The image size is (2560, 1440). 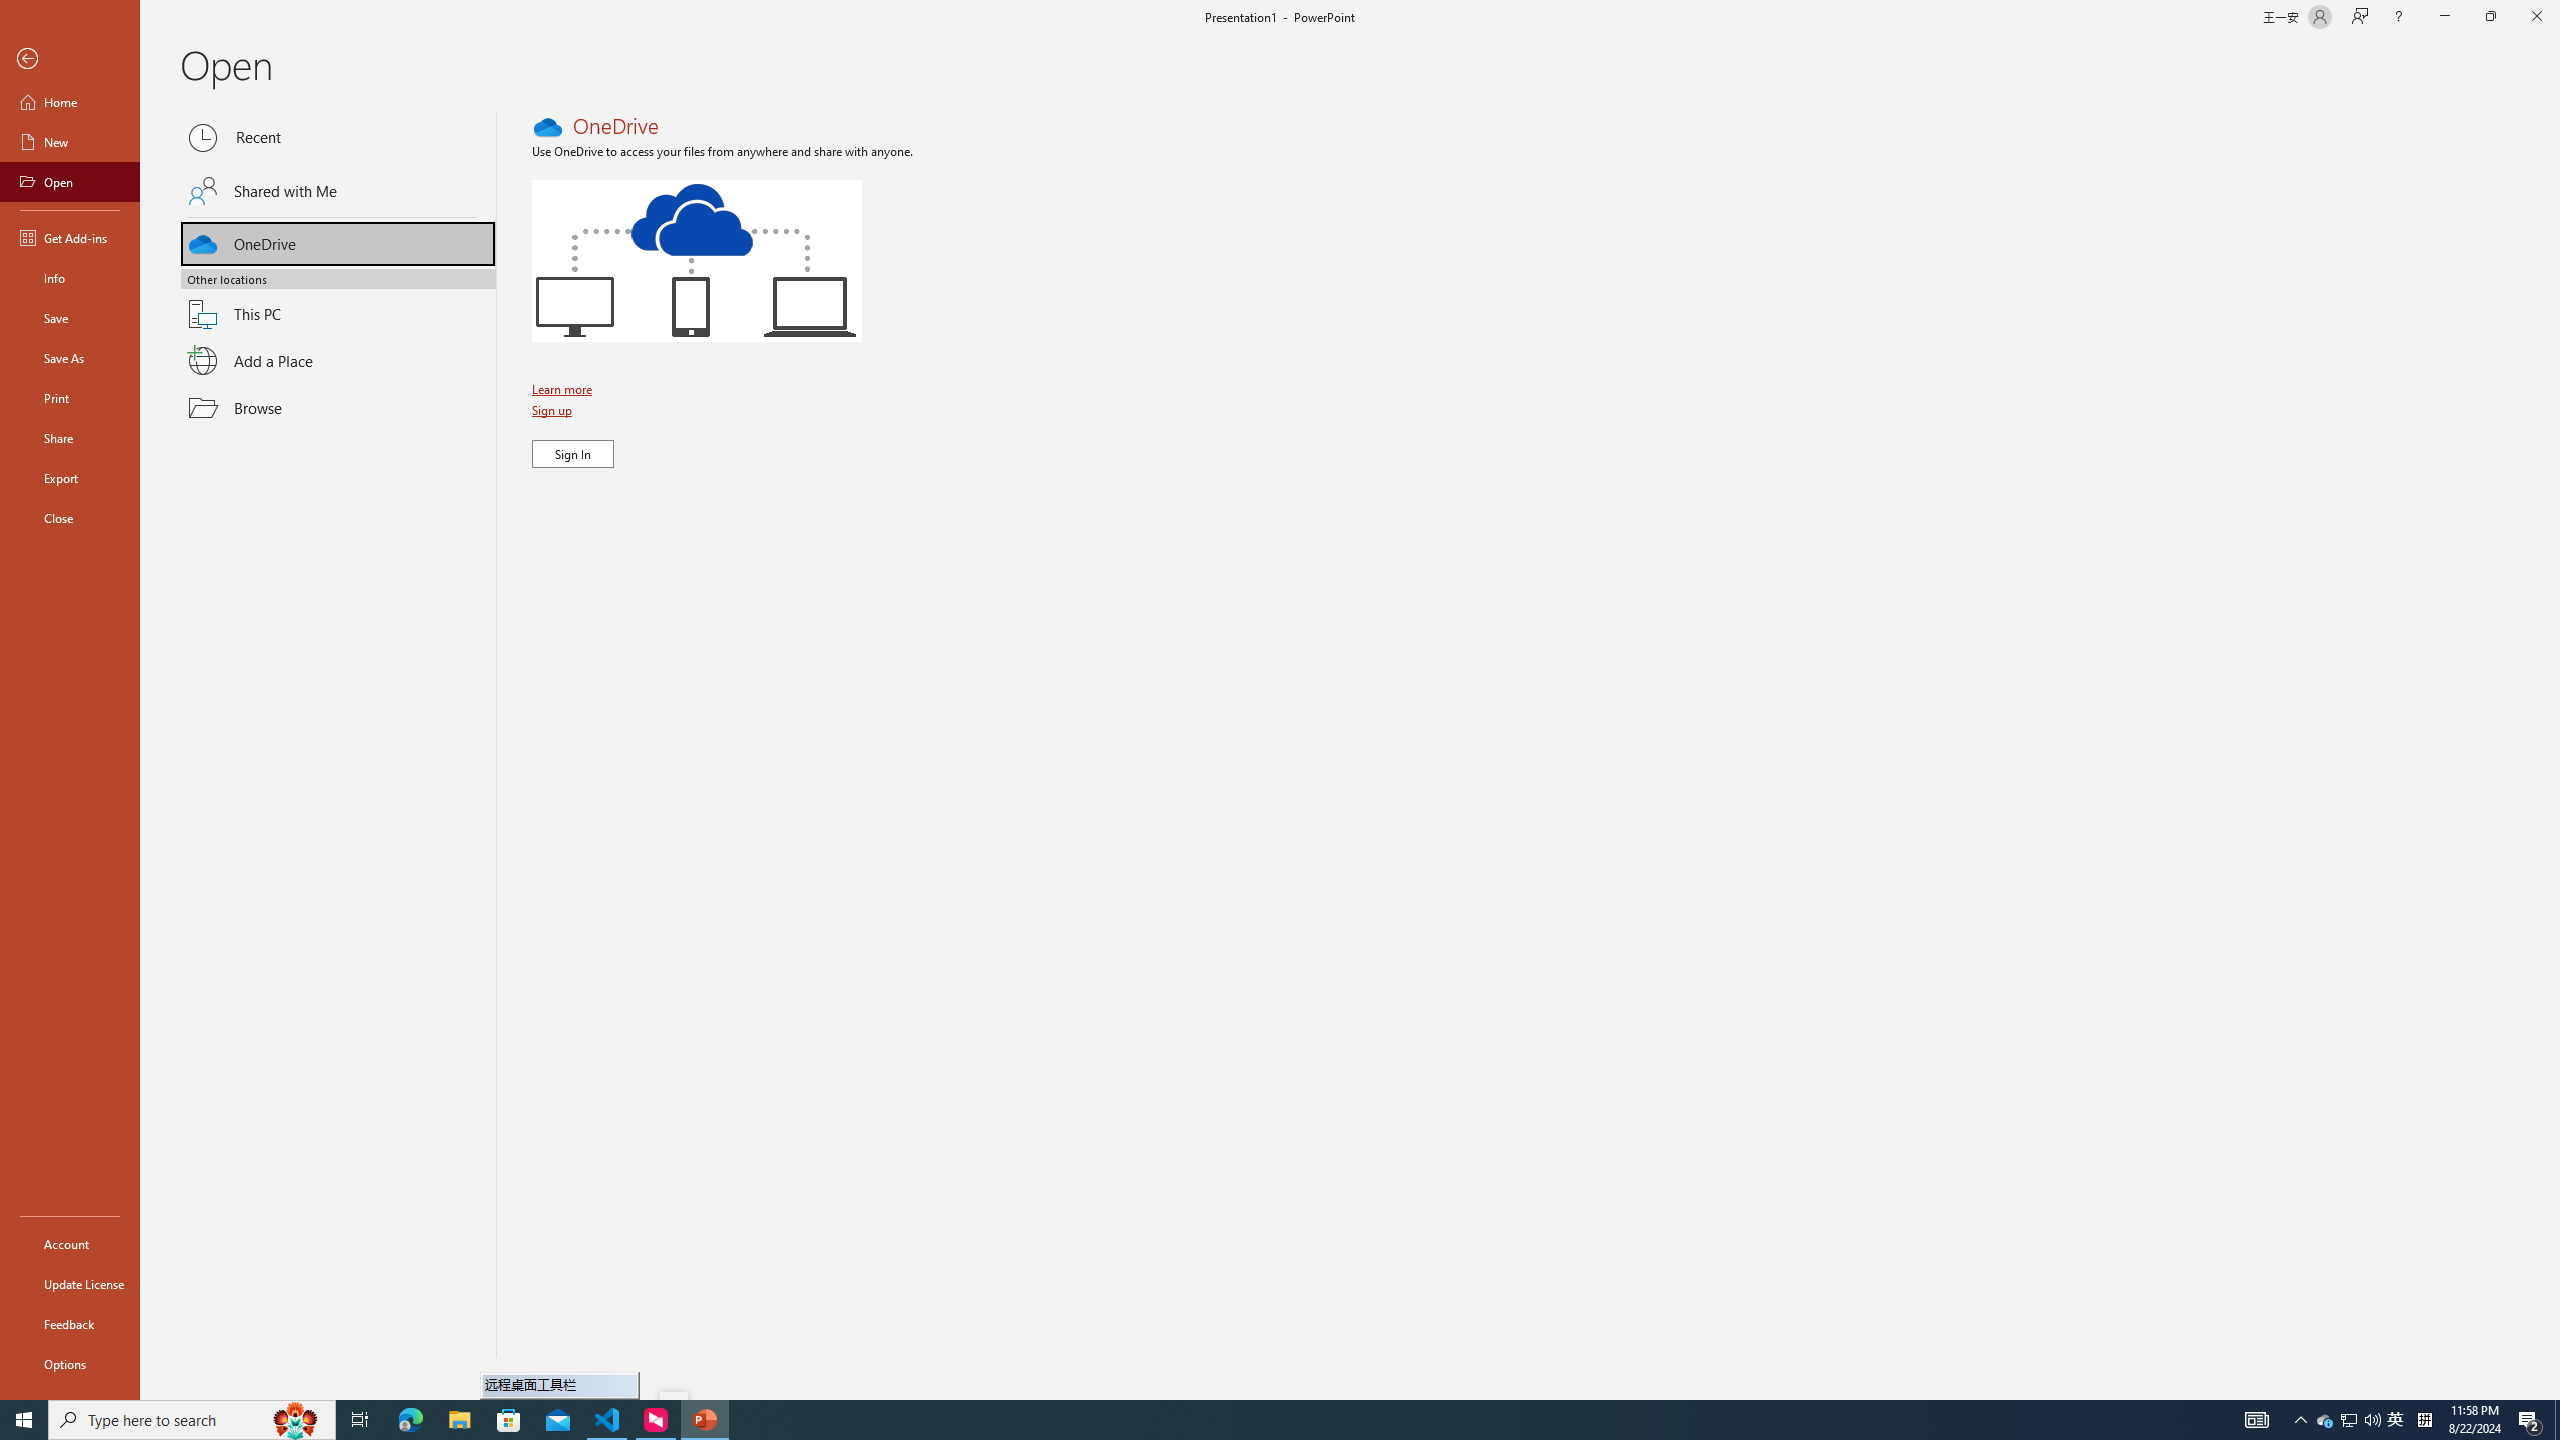 What do you see at coordinates (69, 141) in the screenshot?
I see `'New'` at bounding box center [69, 141].